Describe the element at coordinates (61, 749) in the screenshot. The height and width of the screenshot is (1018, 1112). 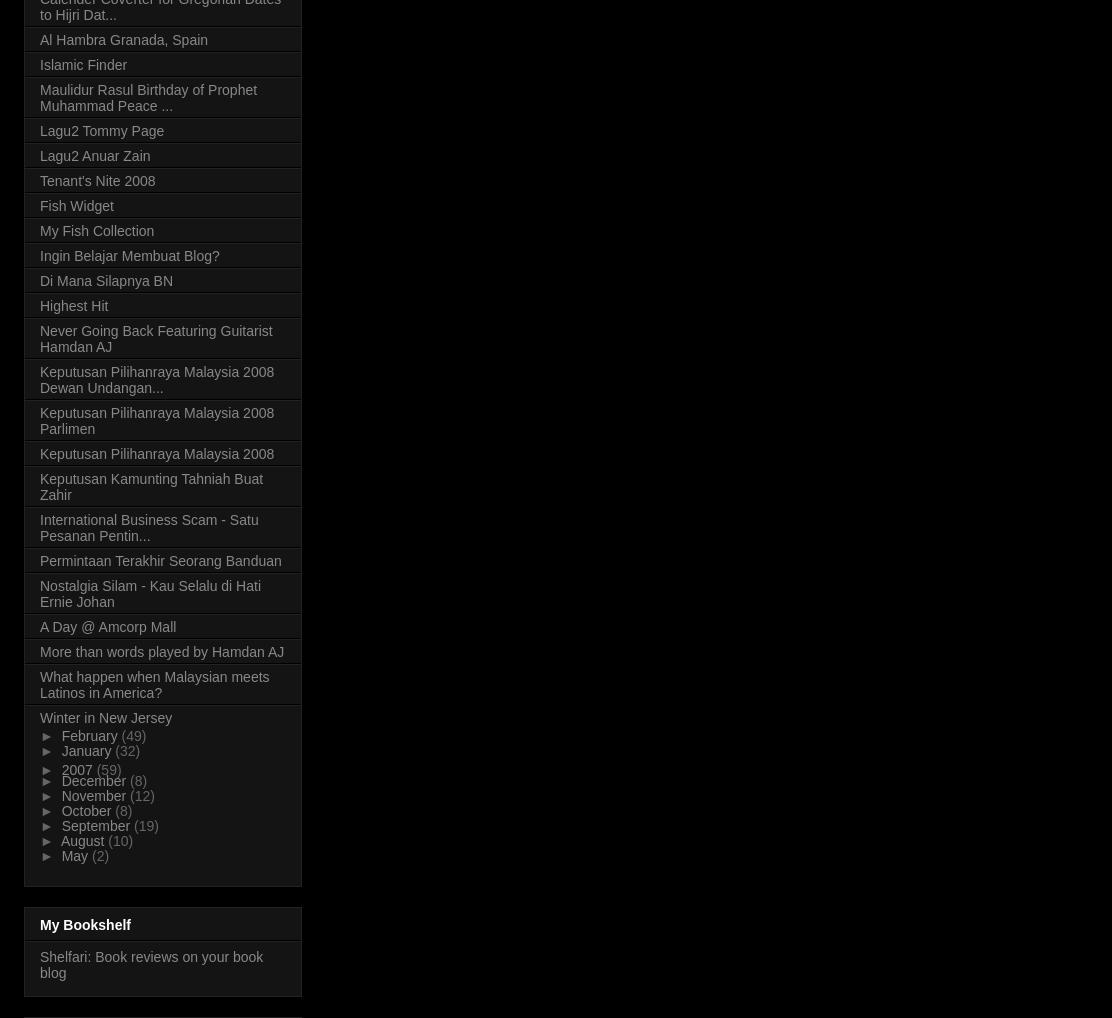
I see `'January'` at that location.